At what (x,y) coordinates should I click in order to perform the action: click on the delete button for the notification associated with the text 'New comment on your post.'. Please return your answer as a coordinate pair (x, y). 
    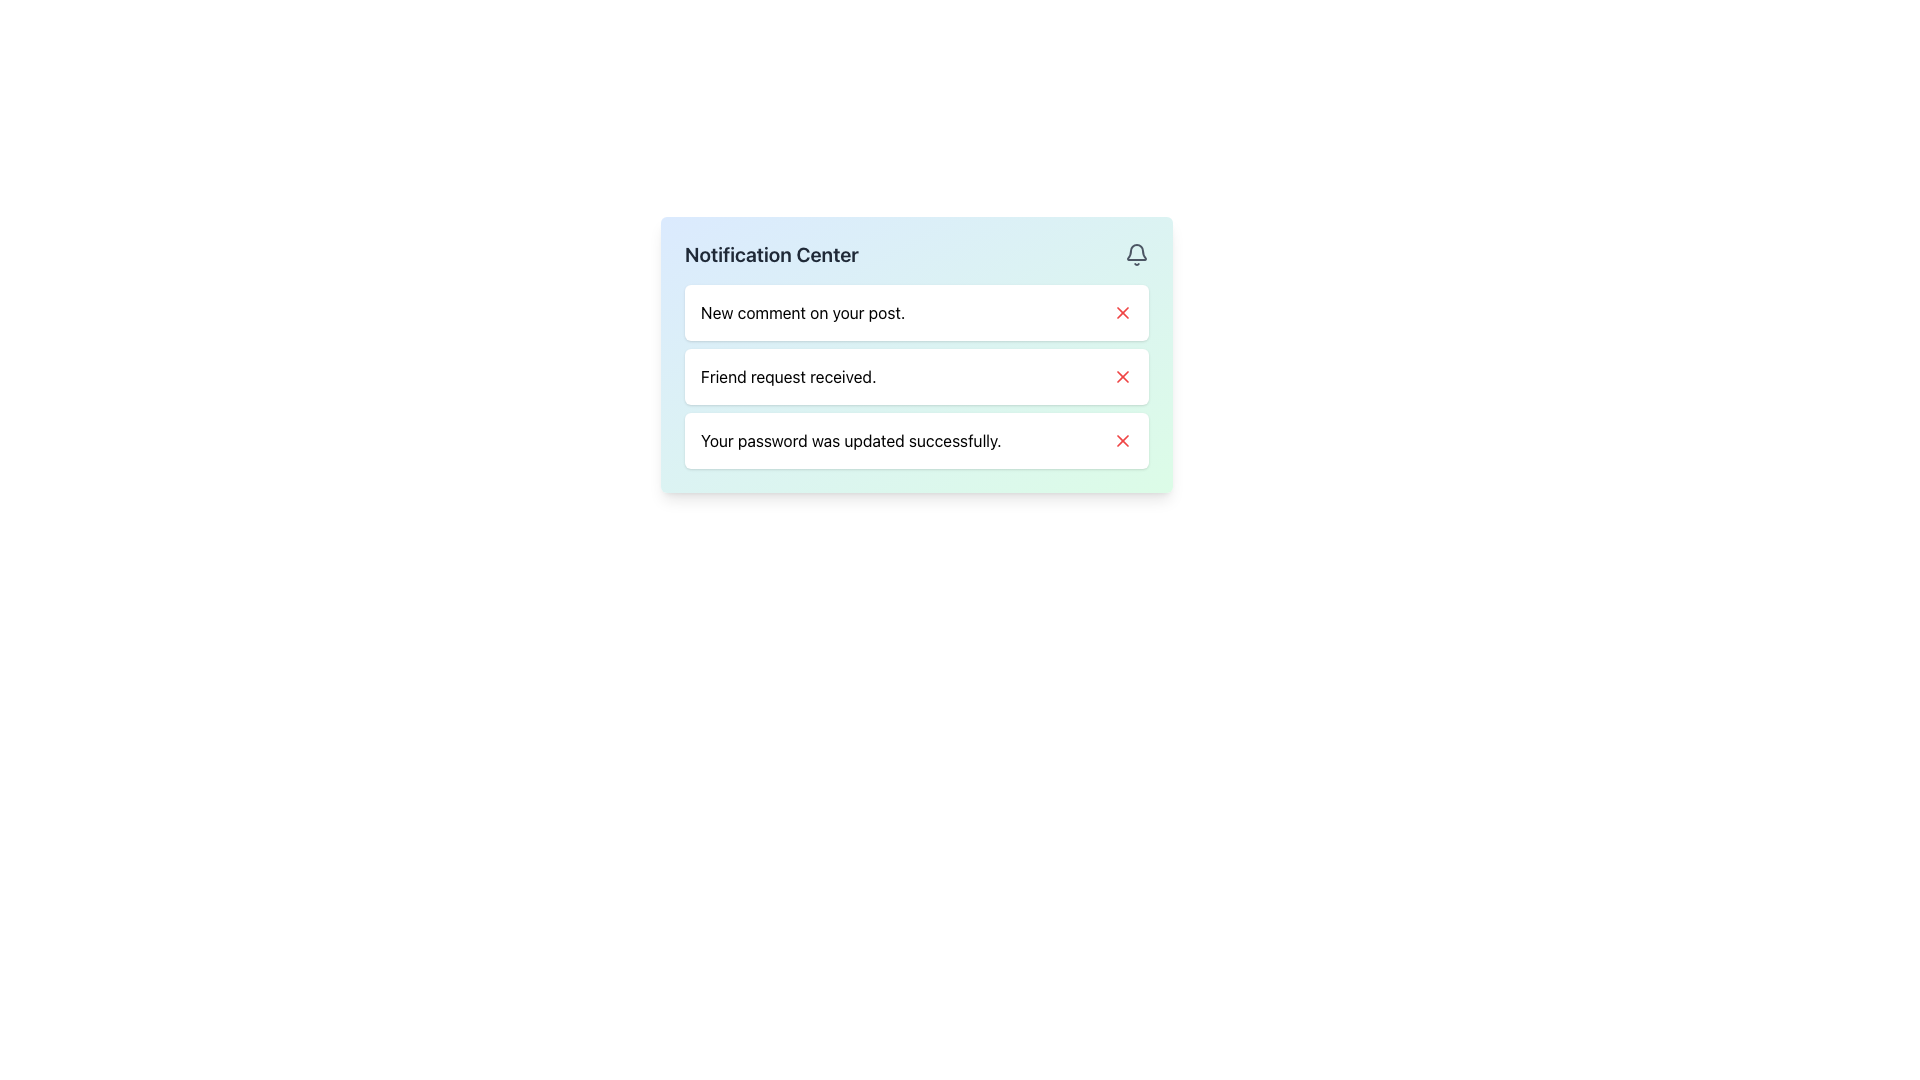
    Looking at the image, I should click on (1123, 312).